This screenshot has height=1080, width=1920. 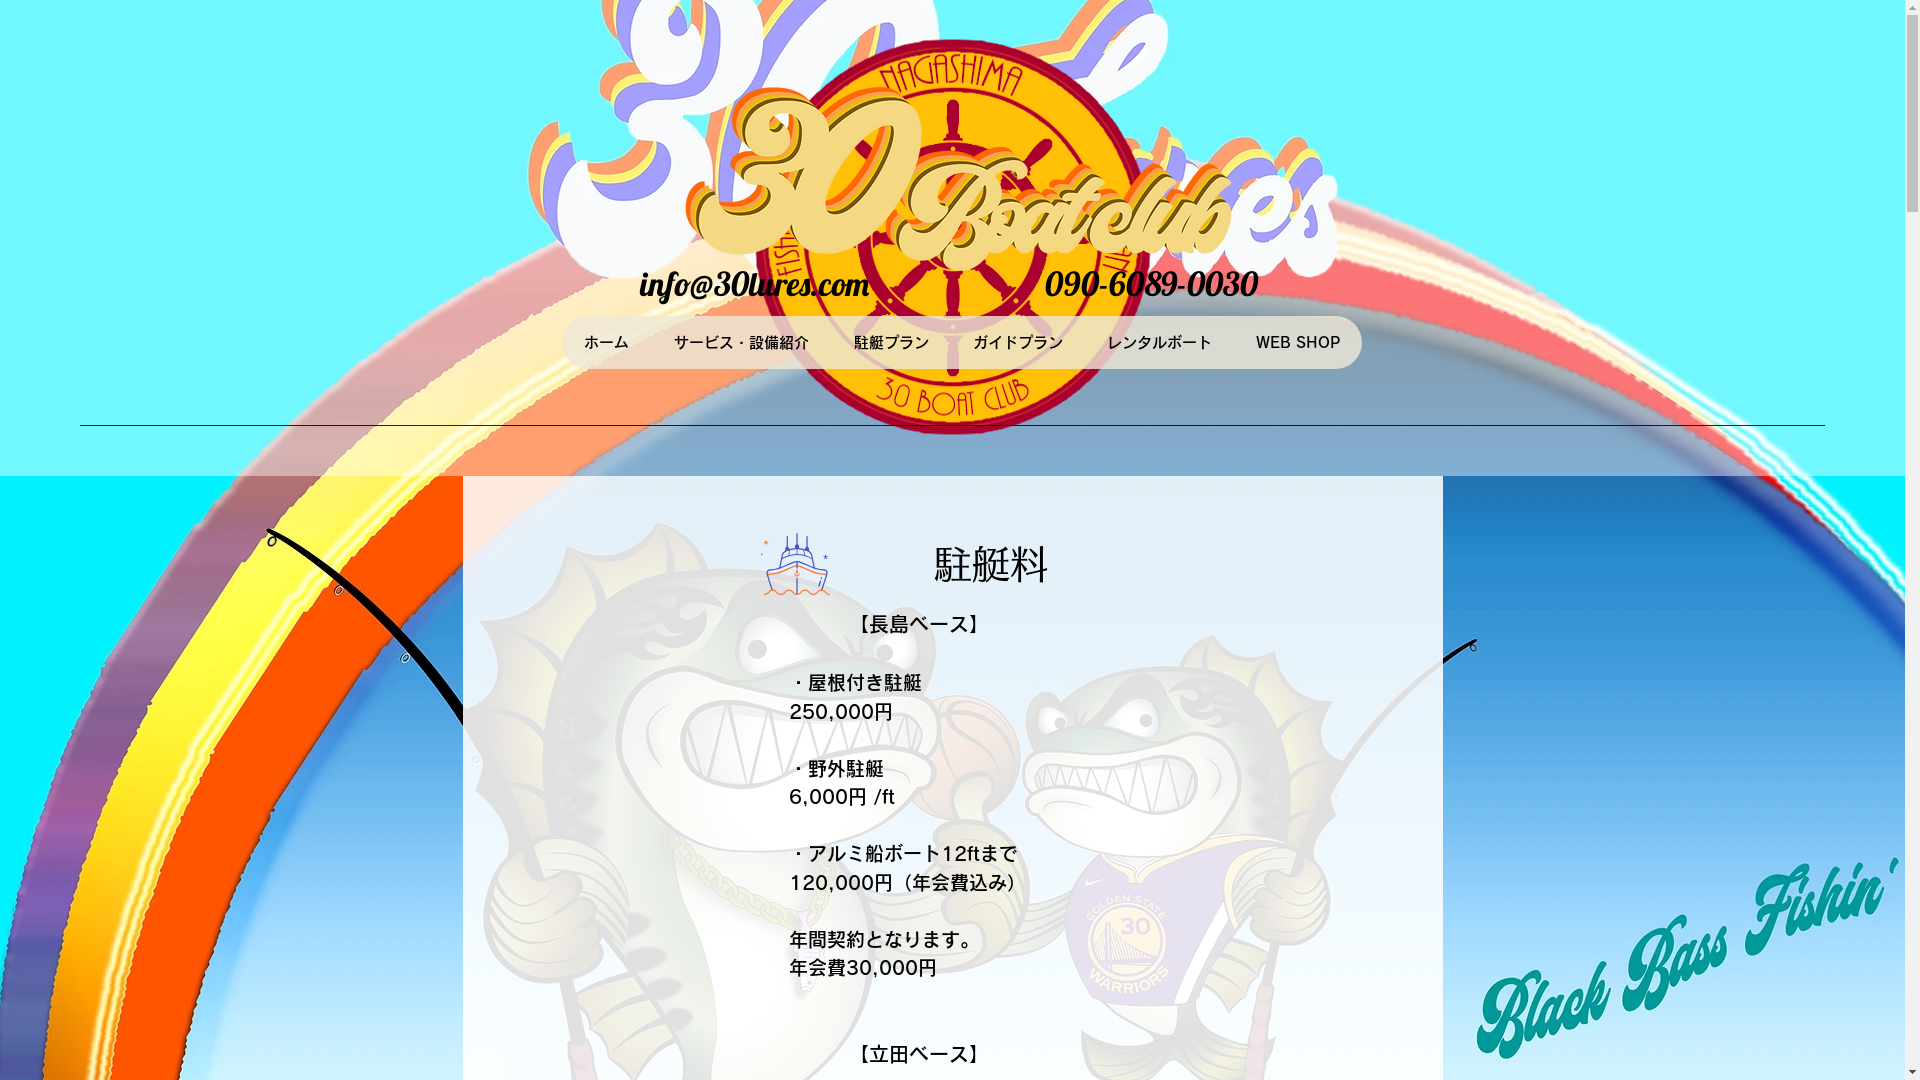 What do you see at coordinates (638, 283) in the screenshot?
I see `'info@30lures.com'` at bounding box center [638, 283].